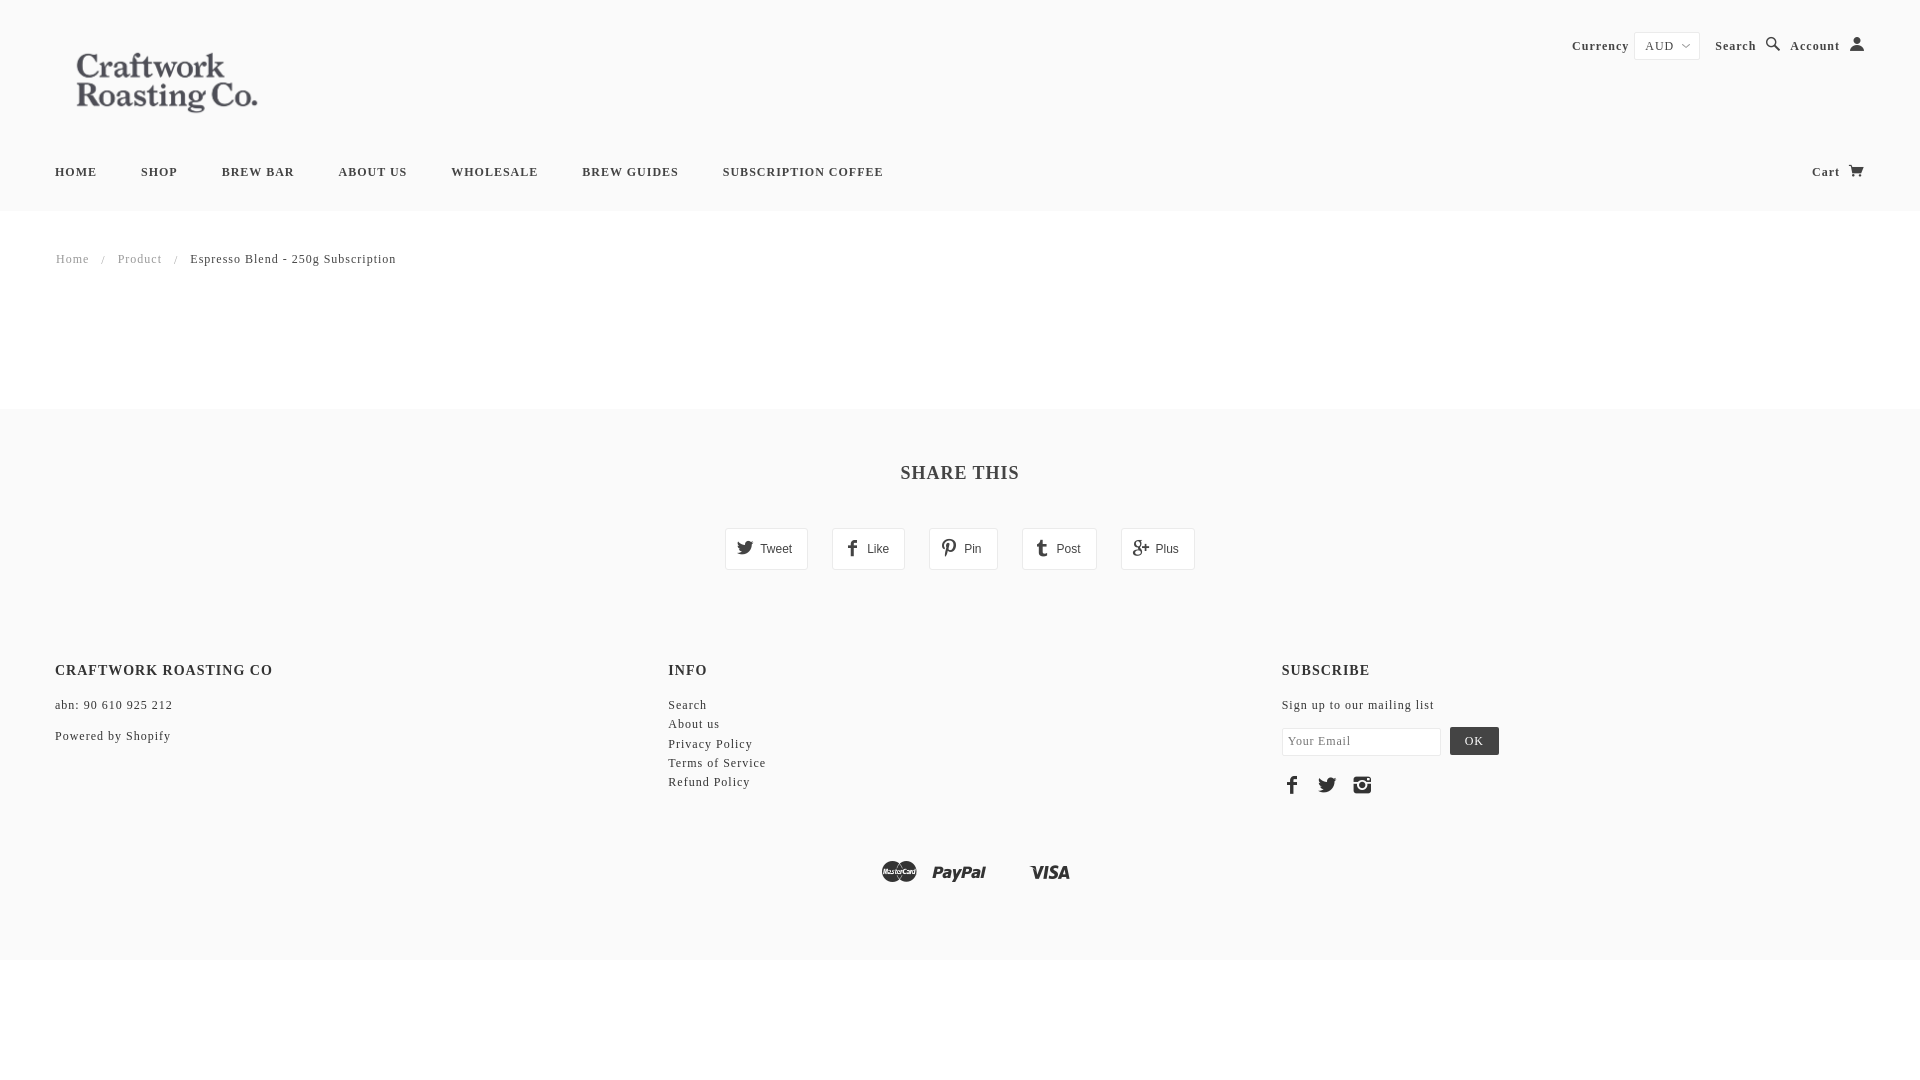 The width and height of the screenshot is (1920, 1080). Describe the element at coordinates (868, 548) in the screenshot. I see `'Like'` at that location.